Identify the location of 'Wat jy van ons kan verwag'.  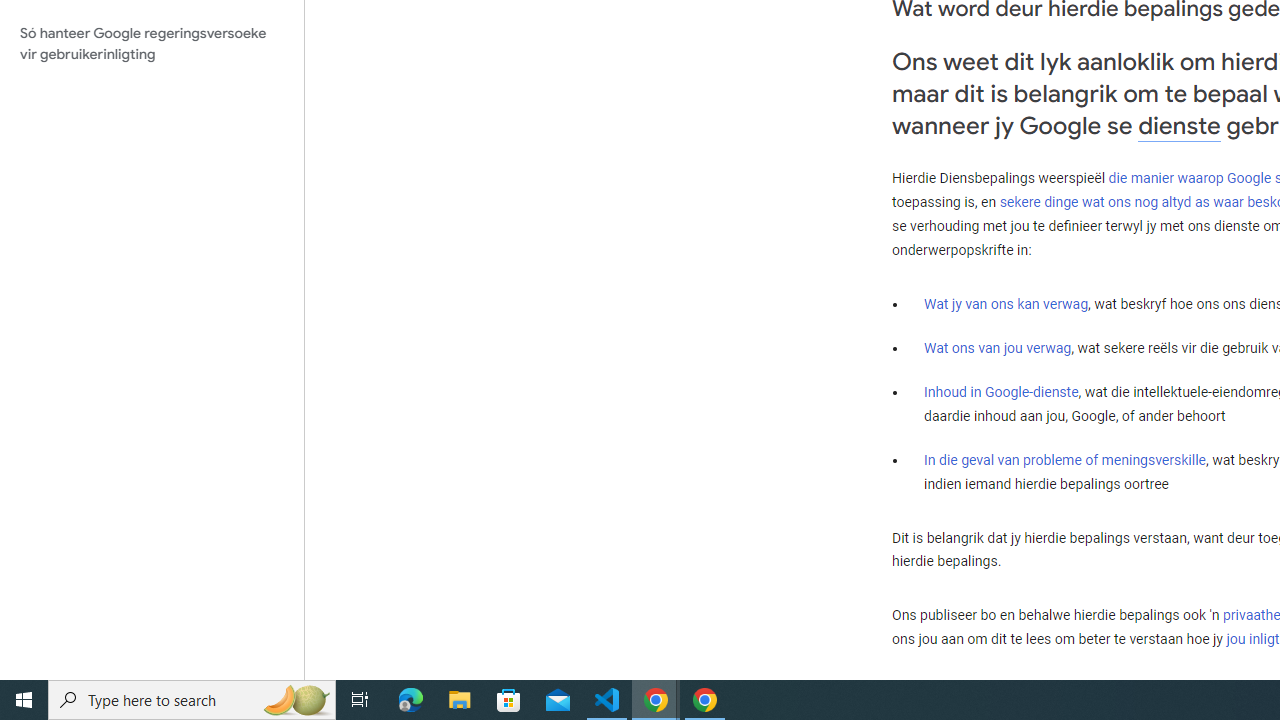
(1006, 304).